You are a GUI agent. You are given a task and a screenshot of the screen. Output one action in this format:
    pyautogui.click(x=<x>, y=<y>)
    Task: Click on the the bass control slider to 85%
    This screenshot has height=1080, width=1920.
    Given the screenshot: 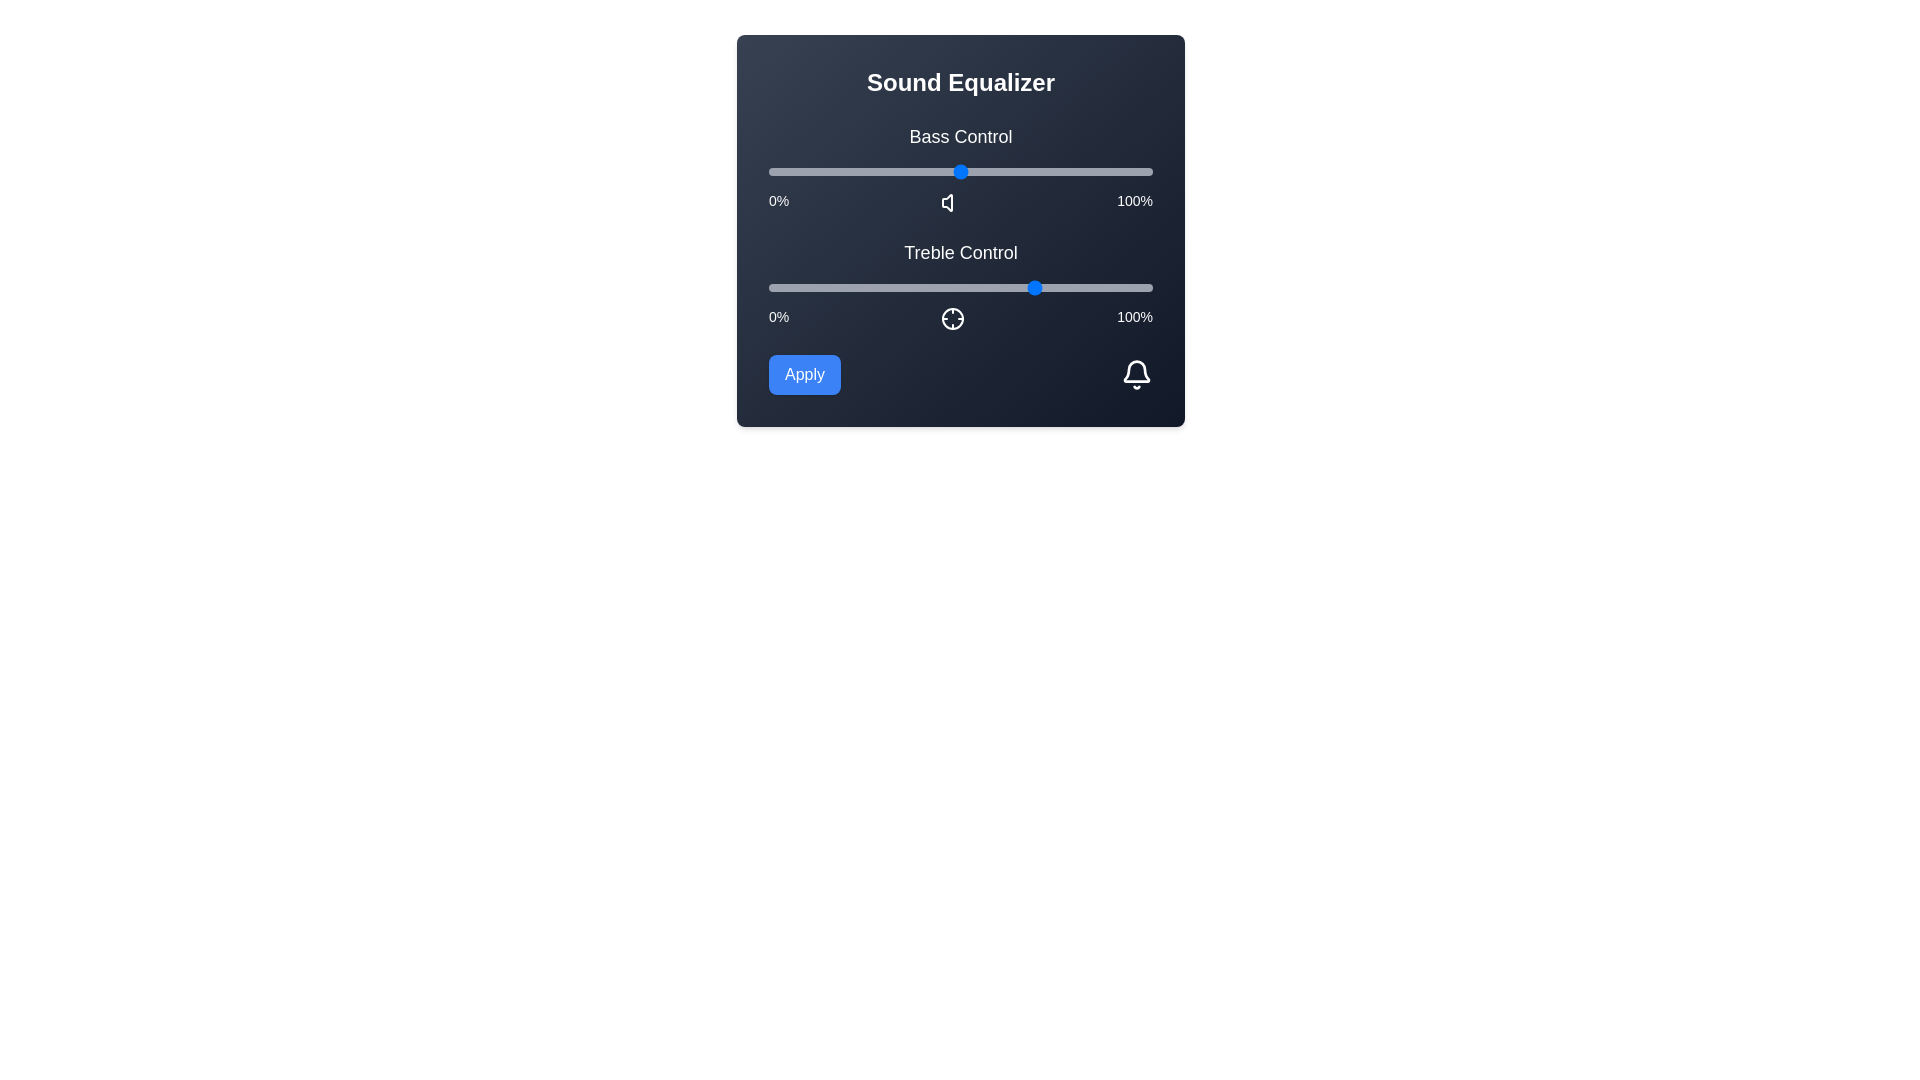 What is the action you would take?
    pyautogui.click(x=1094, y=171)
    